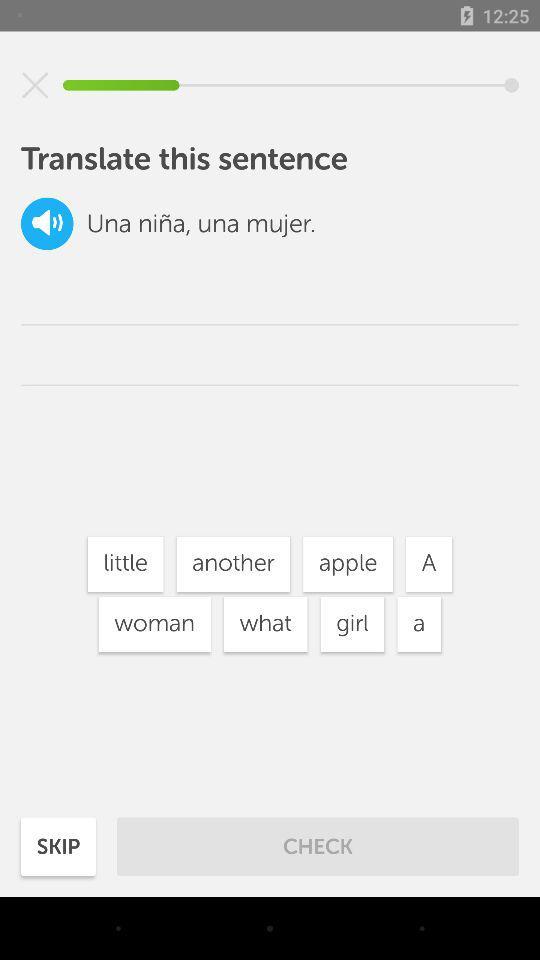 This screenshot has height=960, width=540. I want to click on little, so click(125, 564).